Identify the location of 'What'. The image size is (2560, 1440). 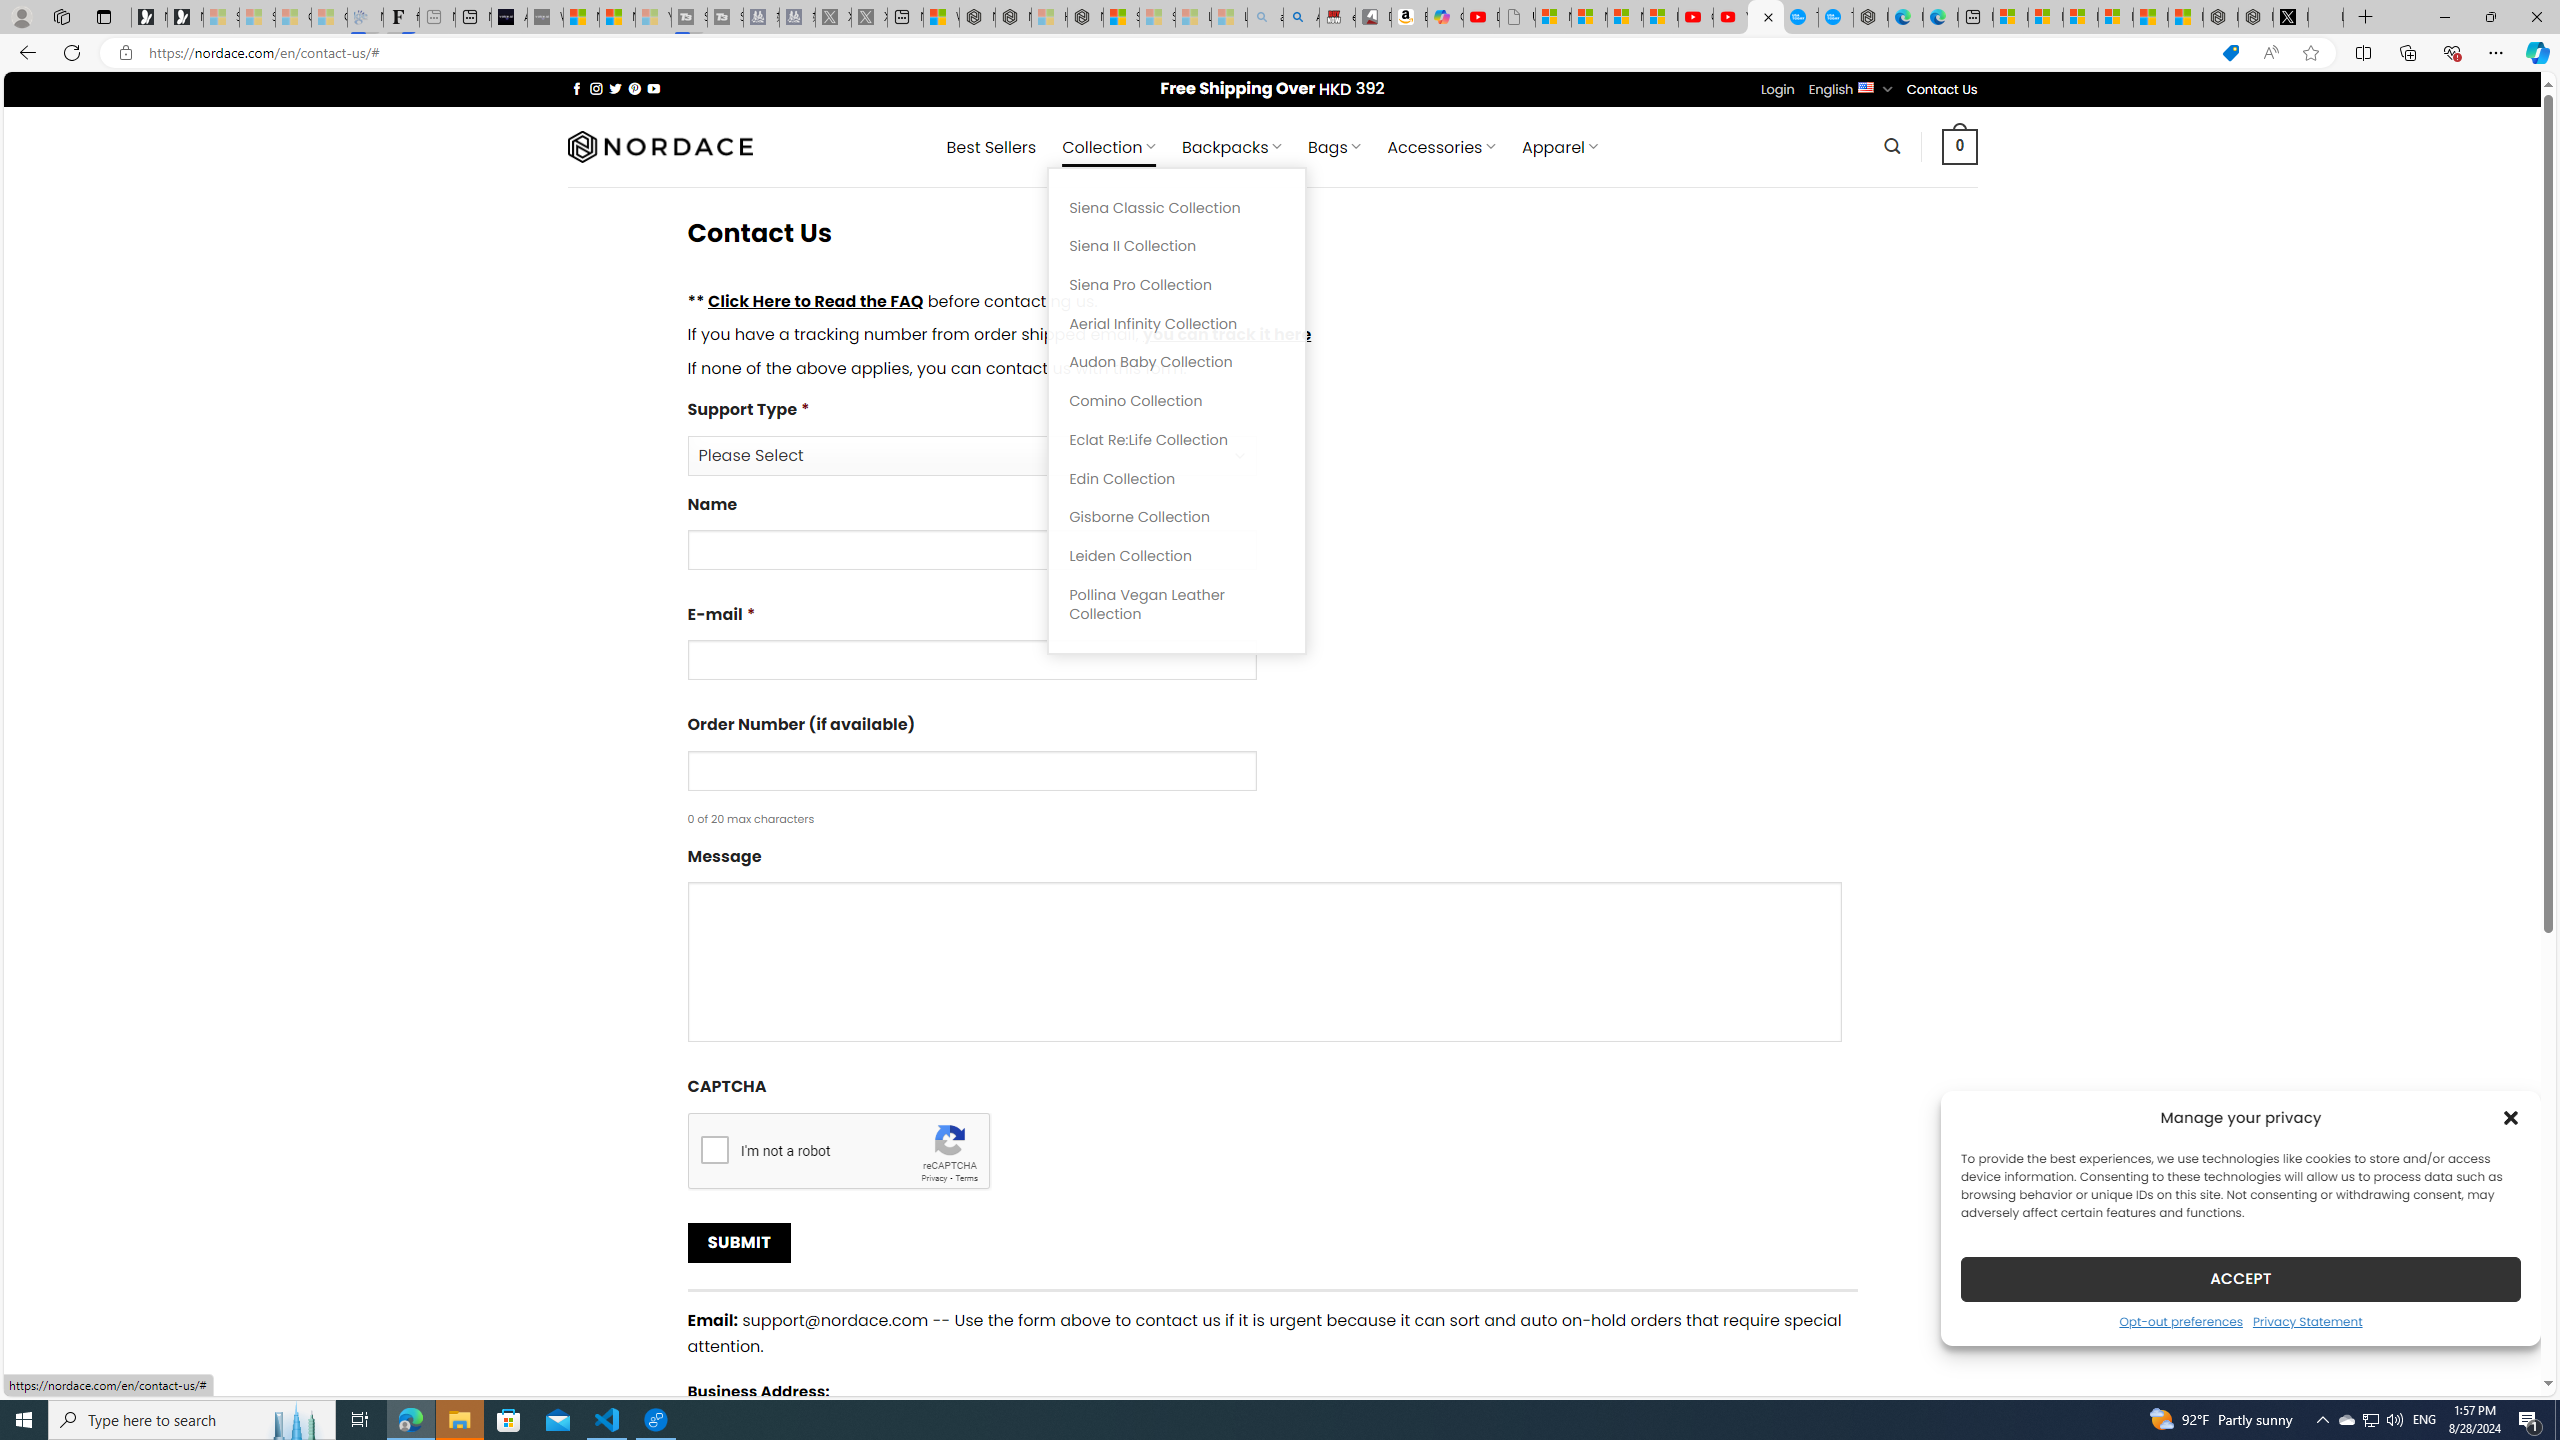
(545, 16).